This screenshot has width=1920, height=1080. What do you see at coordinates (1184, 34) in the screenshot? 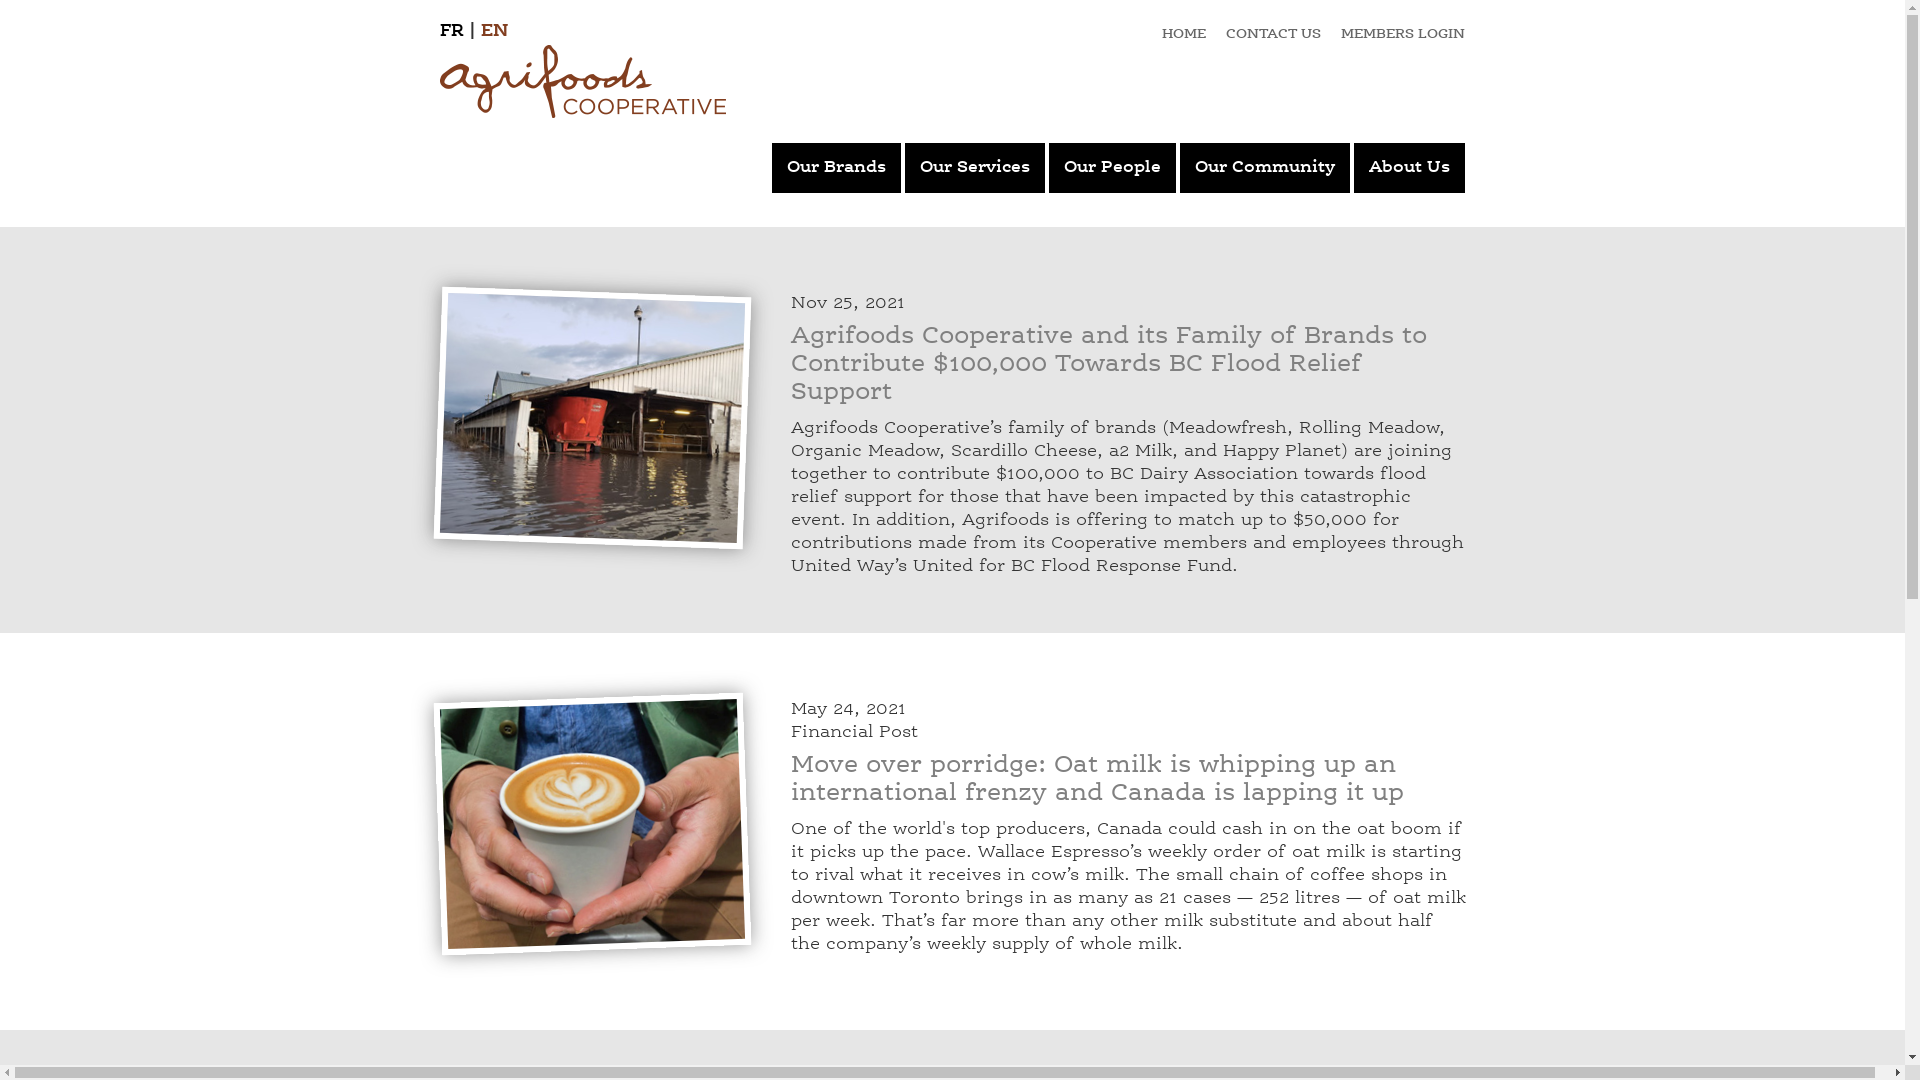
I see `'HOME'` at bounding box center [1184, 34].